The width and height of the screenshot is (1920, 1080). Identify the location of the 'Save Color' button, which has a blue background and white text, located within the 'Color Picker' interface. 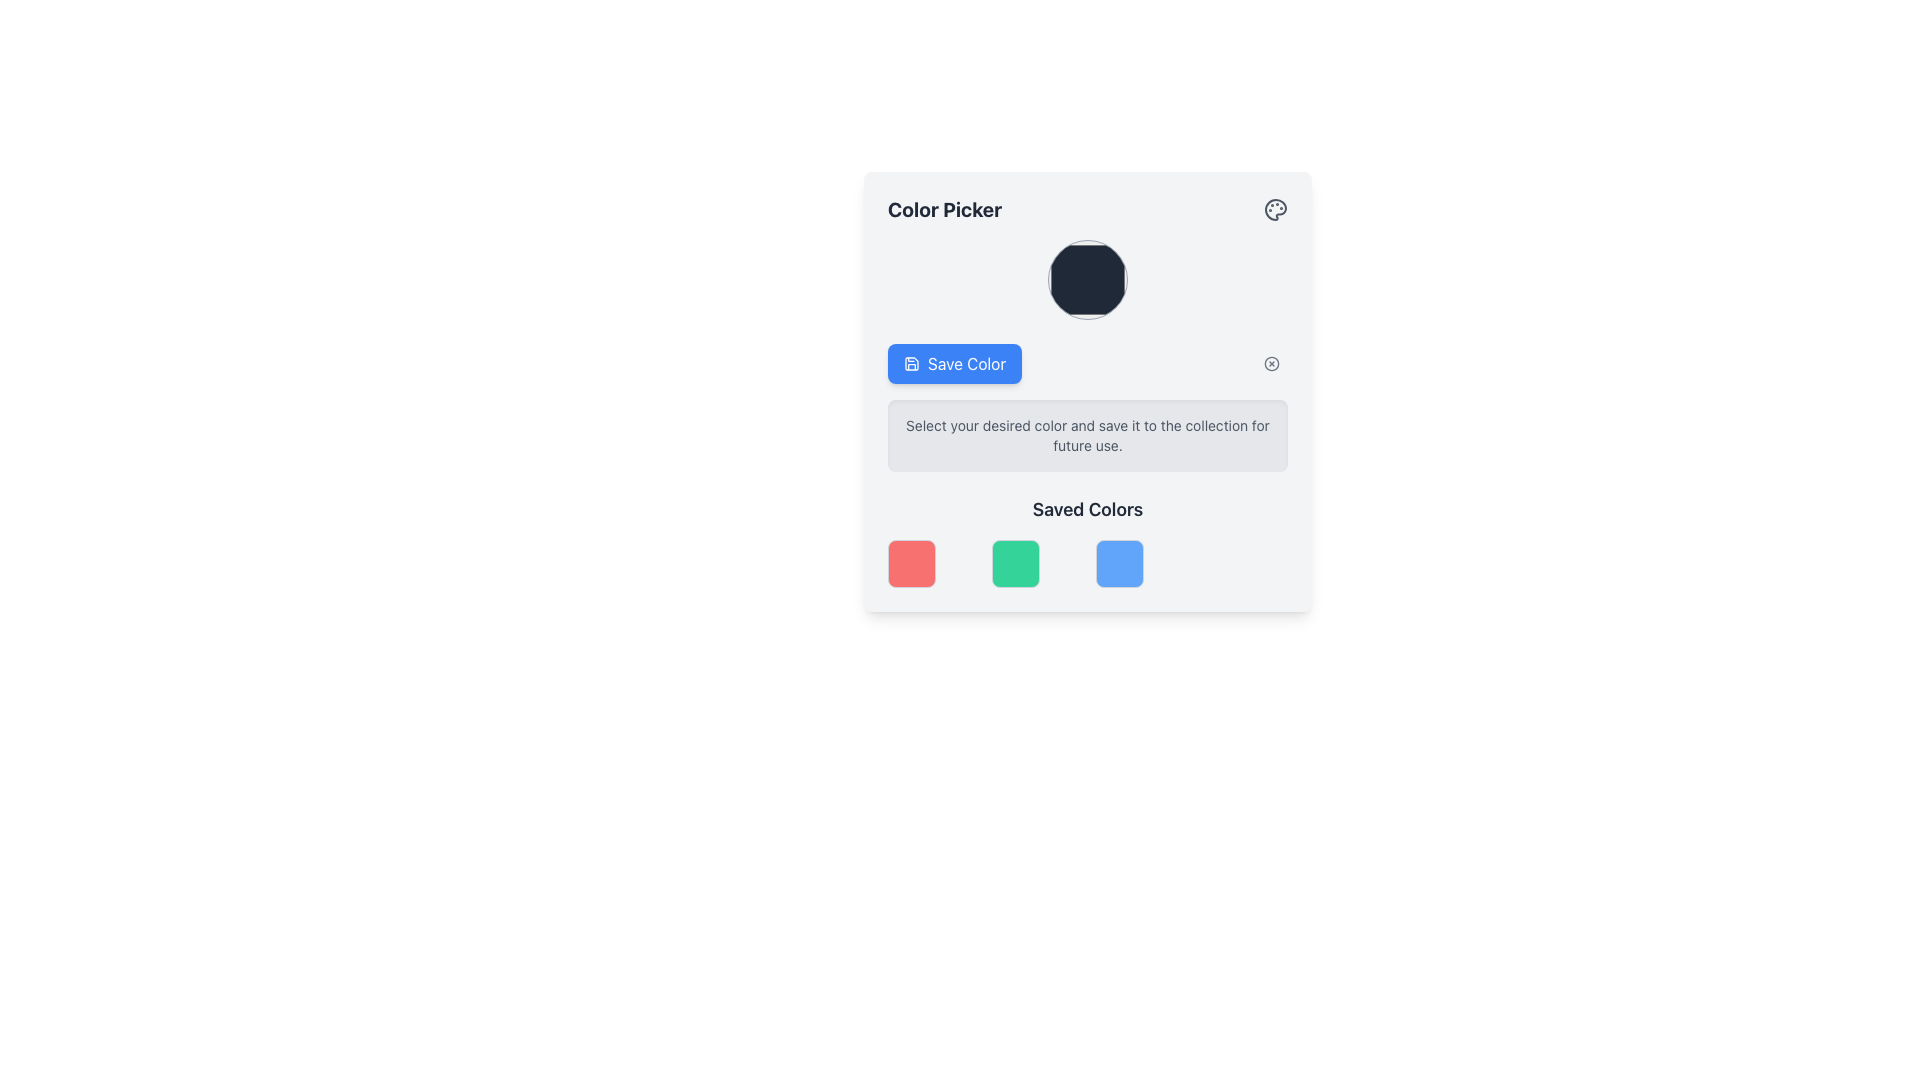
(954, 363).